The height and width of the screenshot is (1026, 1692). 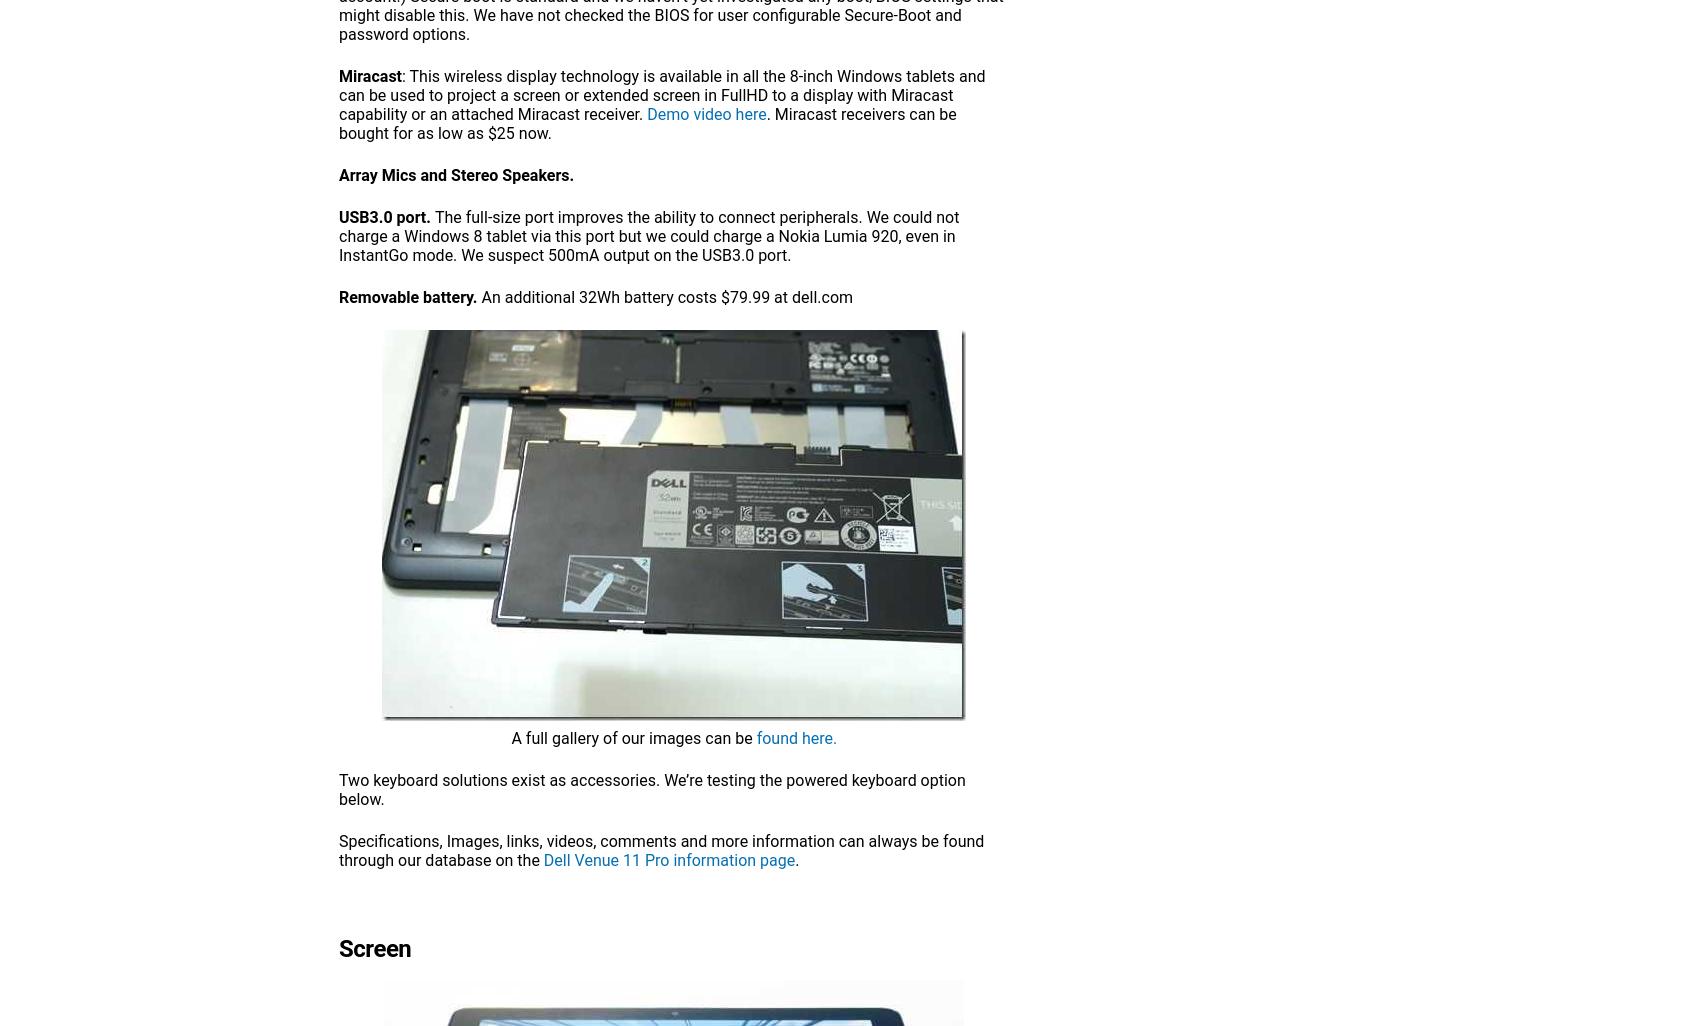 What do you see at coordinates (796, 860) in the screenshot?
I see `'.'` at bounding box center [796, 860].